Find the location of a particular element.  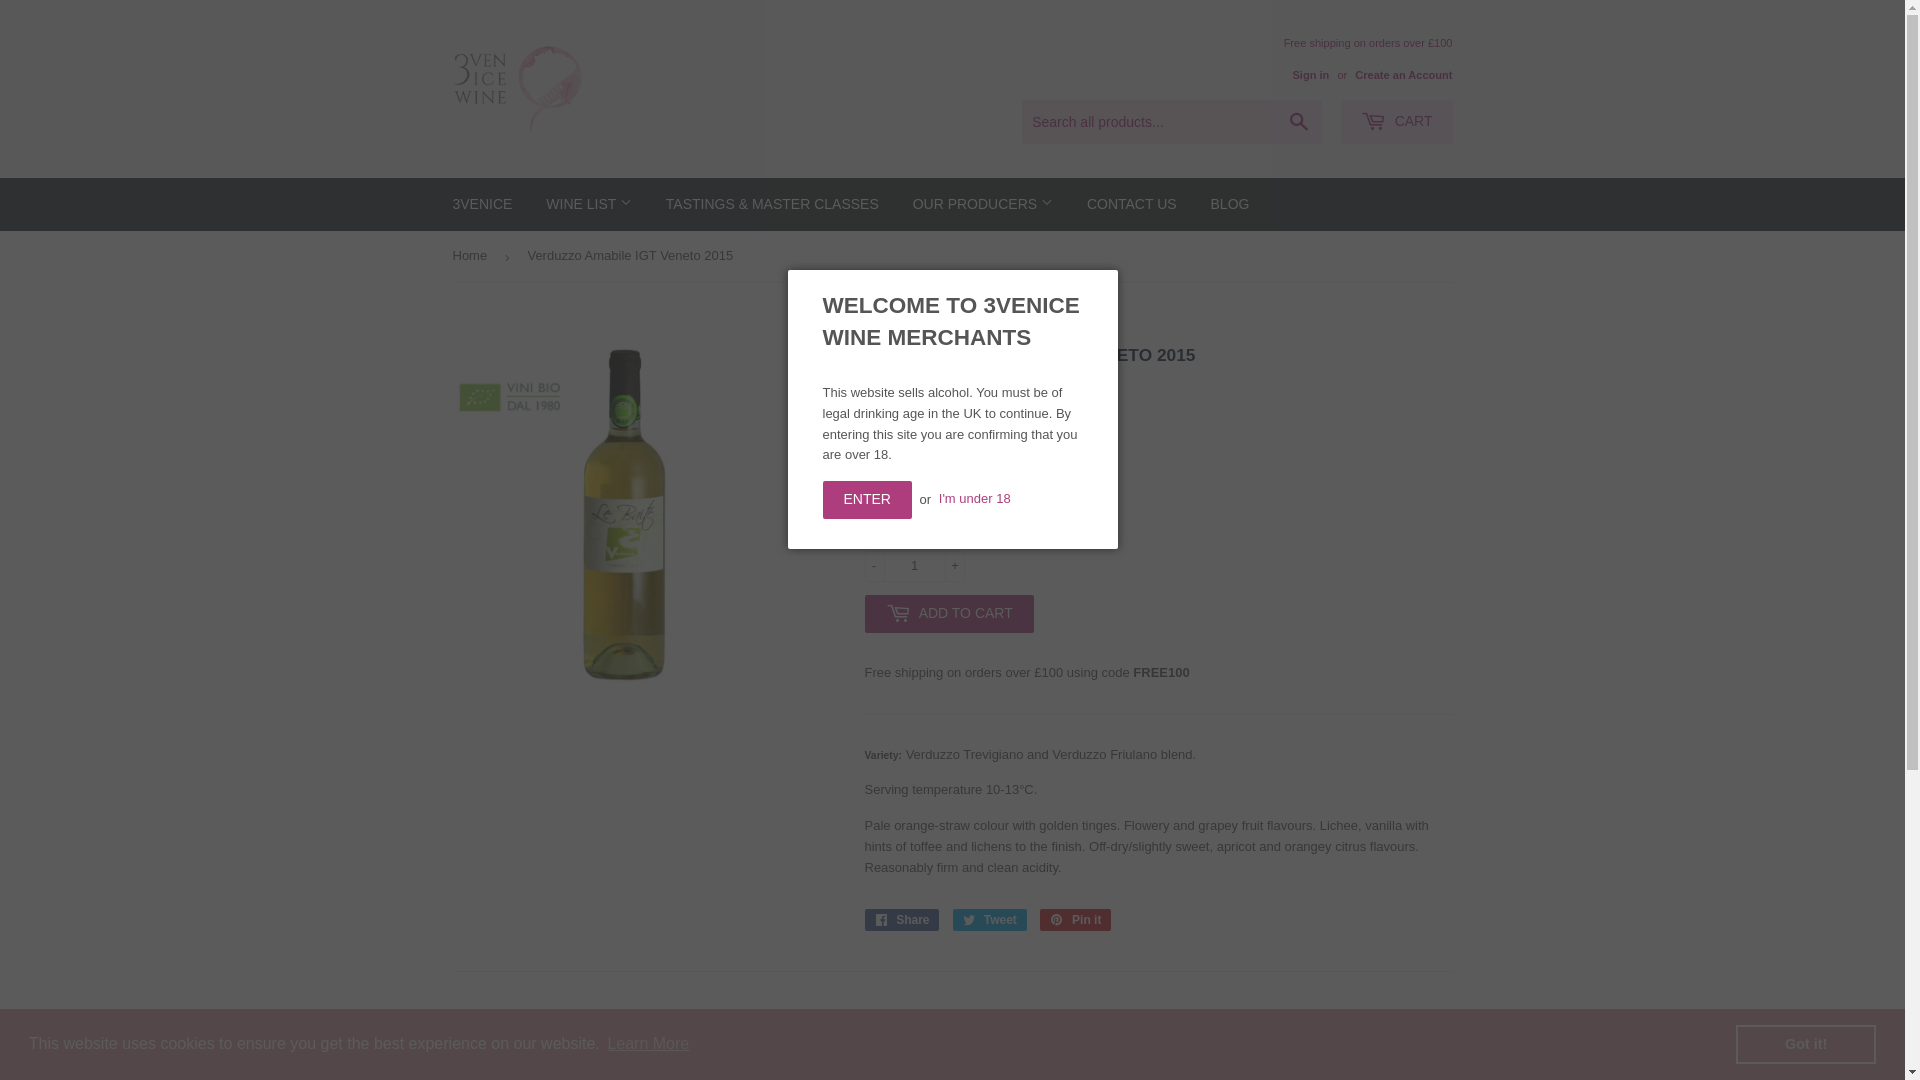

'BLOG' is located at coordinates (1229, 204).